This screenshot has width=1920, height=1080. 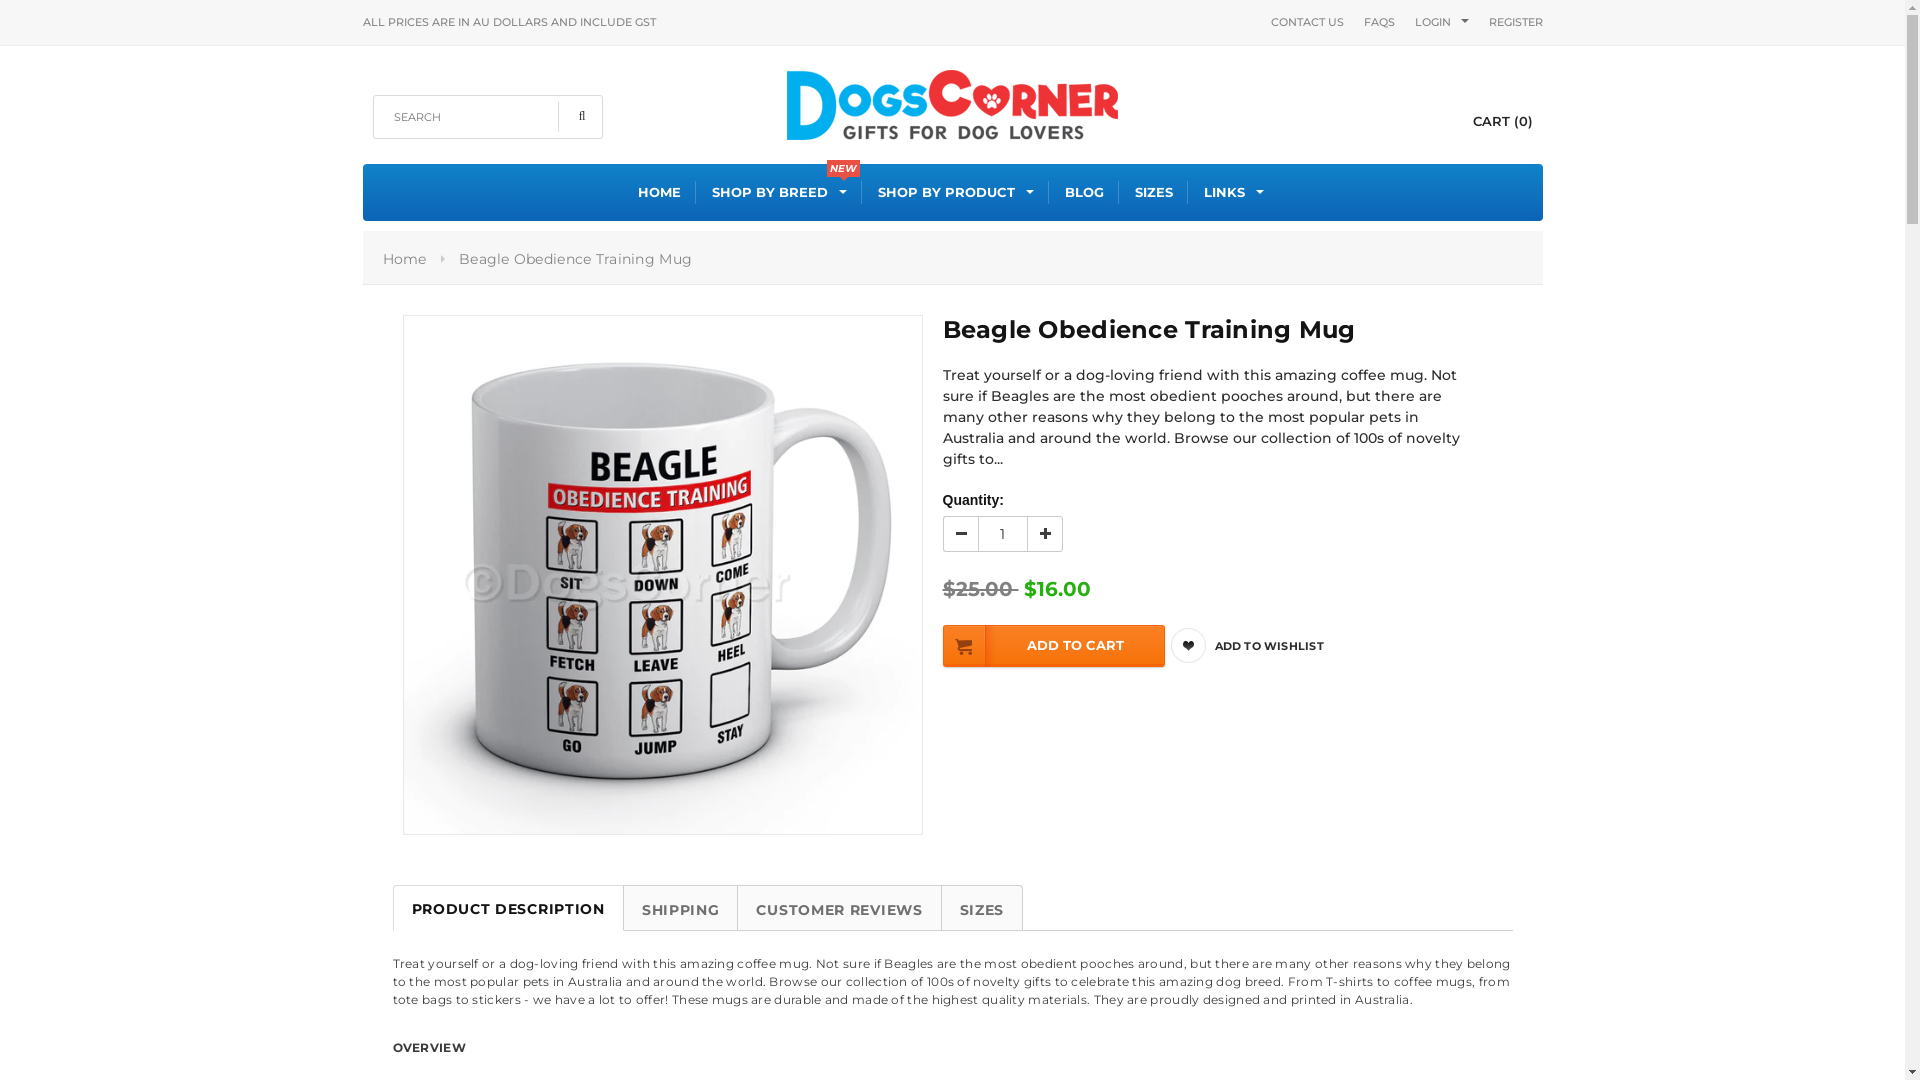 What do you see at coordinates (1515, 22) in the screenshot?
I see `'REGISTER'` at bounding box center [1515, 22].